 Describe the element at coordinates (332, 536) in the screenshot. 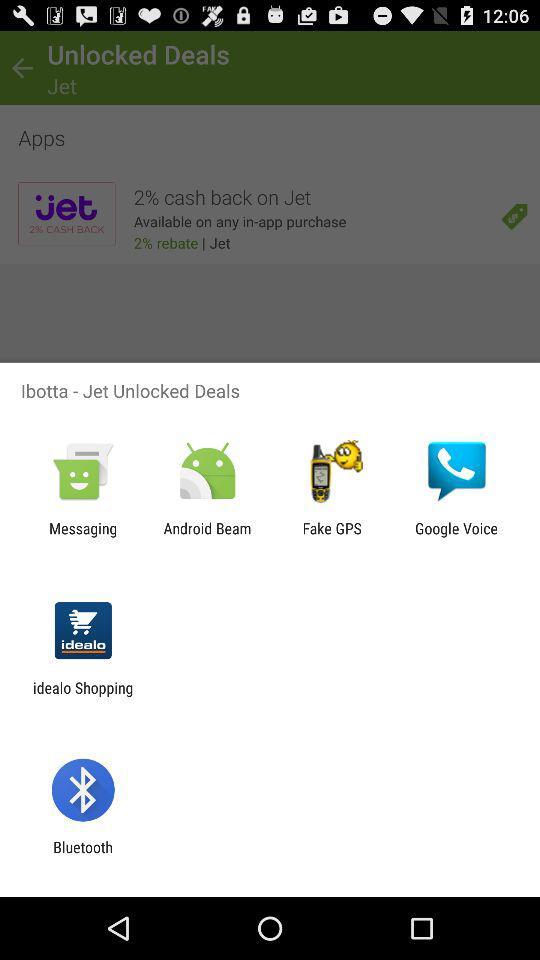

I see `item next to android beam item` at that location.